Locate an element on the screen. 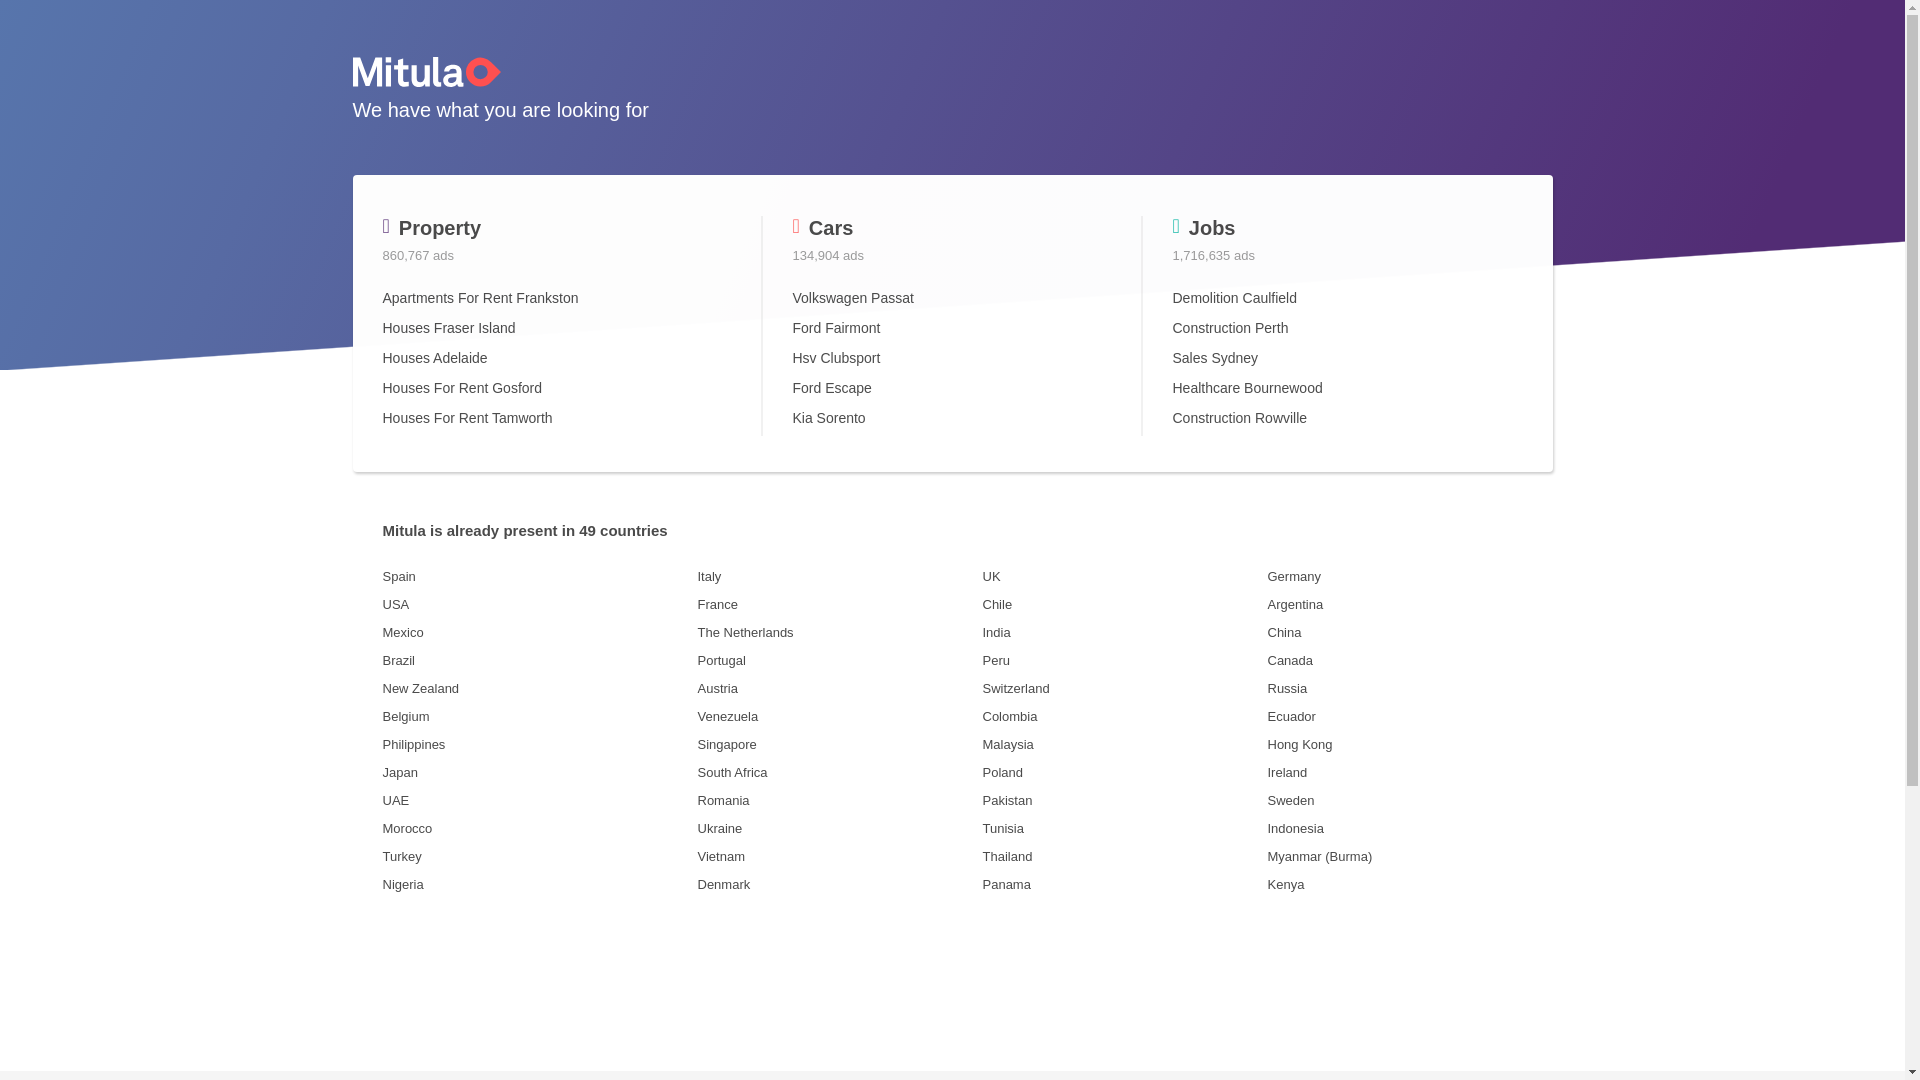  'Cars' is located at coordinates (822, 227).